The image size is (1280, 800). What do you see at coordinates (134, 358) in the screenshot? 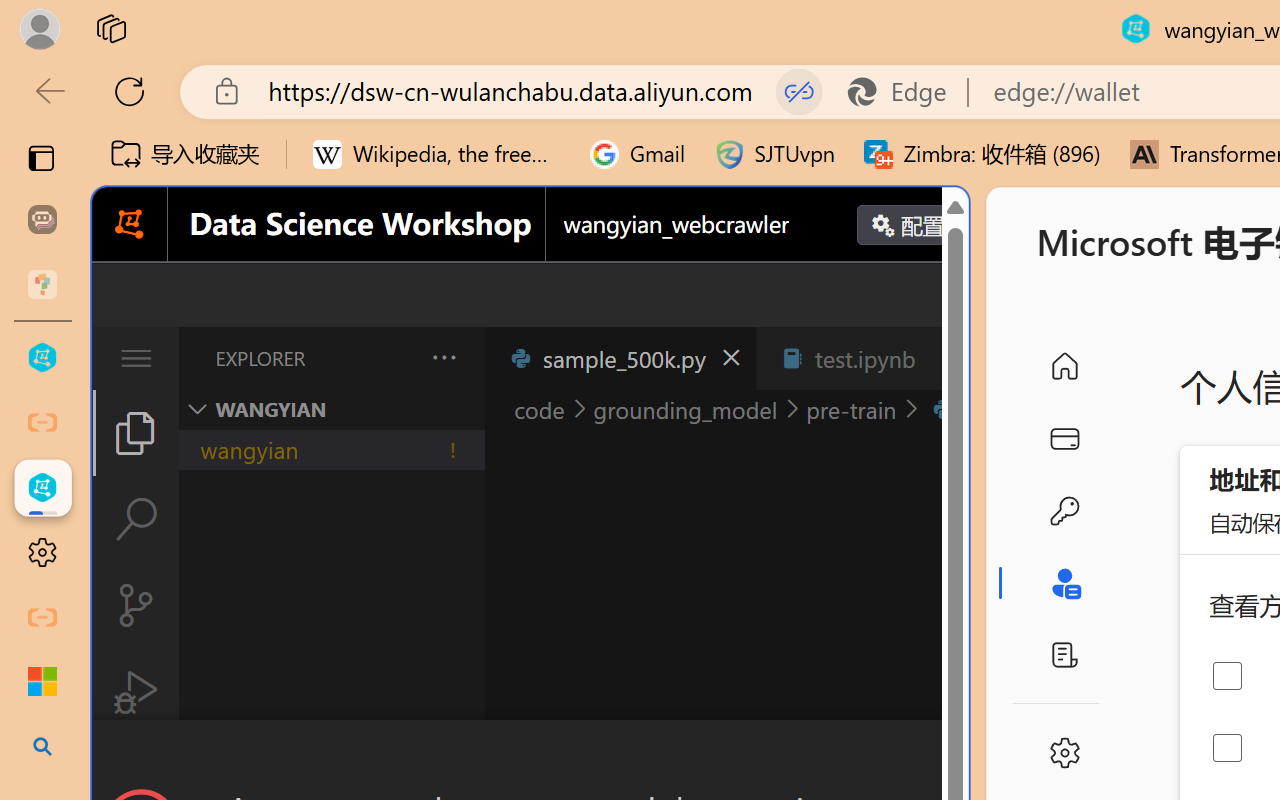
I see `'Class: menubar compact overflow-menu-only'` at bounding box center [134, 358].